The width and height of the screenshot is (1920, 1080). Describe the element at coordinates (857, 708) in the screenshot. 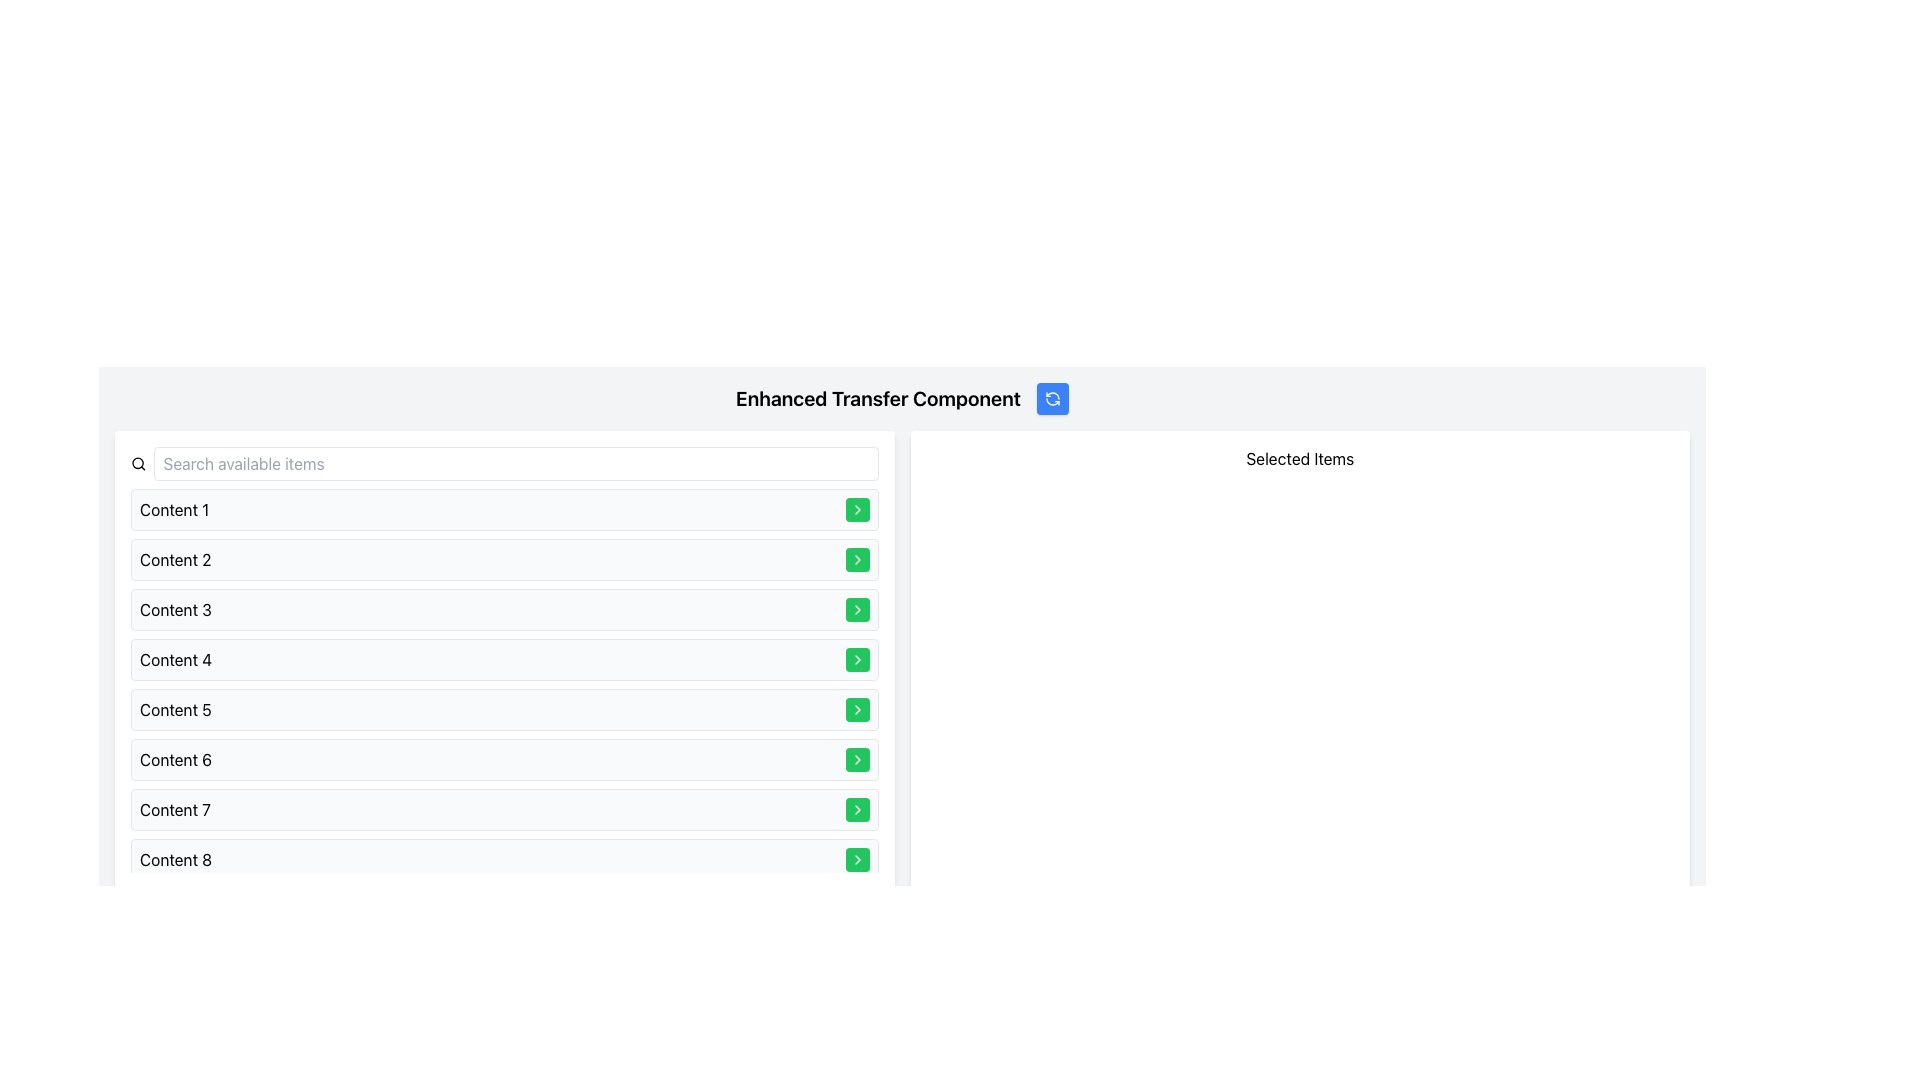

I see `the right-pointing chevron icon with a green background located to the far right of 'Content 8'` at that location.